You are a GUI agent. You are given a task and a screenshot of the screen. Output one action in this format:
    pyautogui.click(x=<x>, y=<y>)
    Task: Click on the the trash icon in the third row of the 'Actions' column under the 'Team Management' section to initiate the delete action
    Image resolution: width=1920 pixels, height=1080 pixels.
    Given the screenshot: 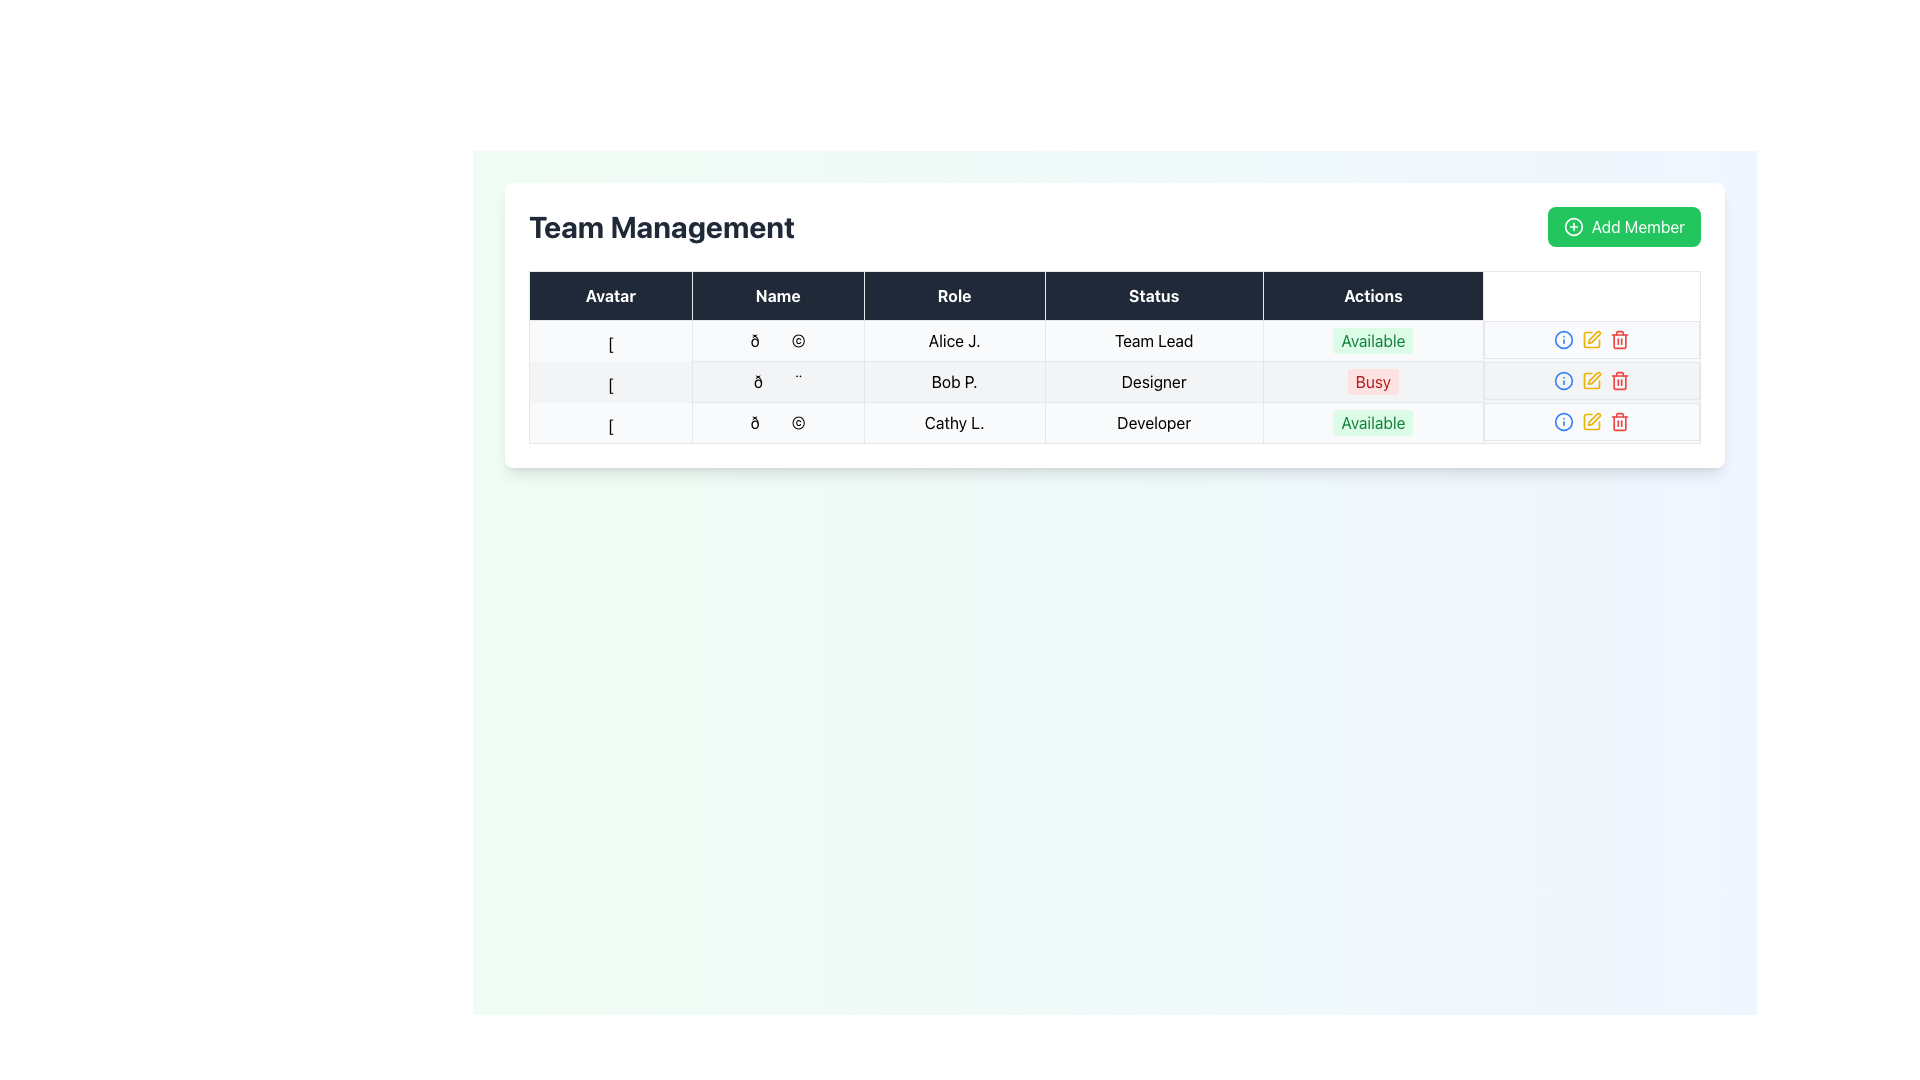 What is the action you would take?
    pyautogui.click(x=1620, y=340)
    